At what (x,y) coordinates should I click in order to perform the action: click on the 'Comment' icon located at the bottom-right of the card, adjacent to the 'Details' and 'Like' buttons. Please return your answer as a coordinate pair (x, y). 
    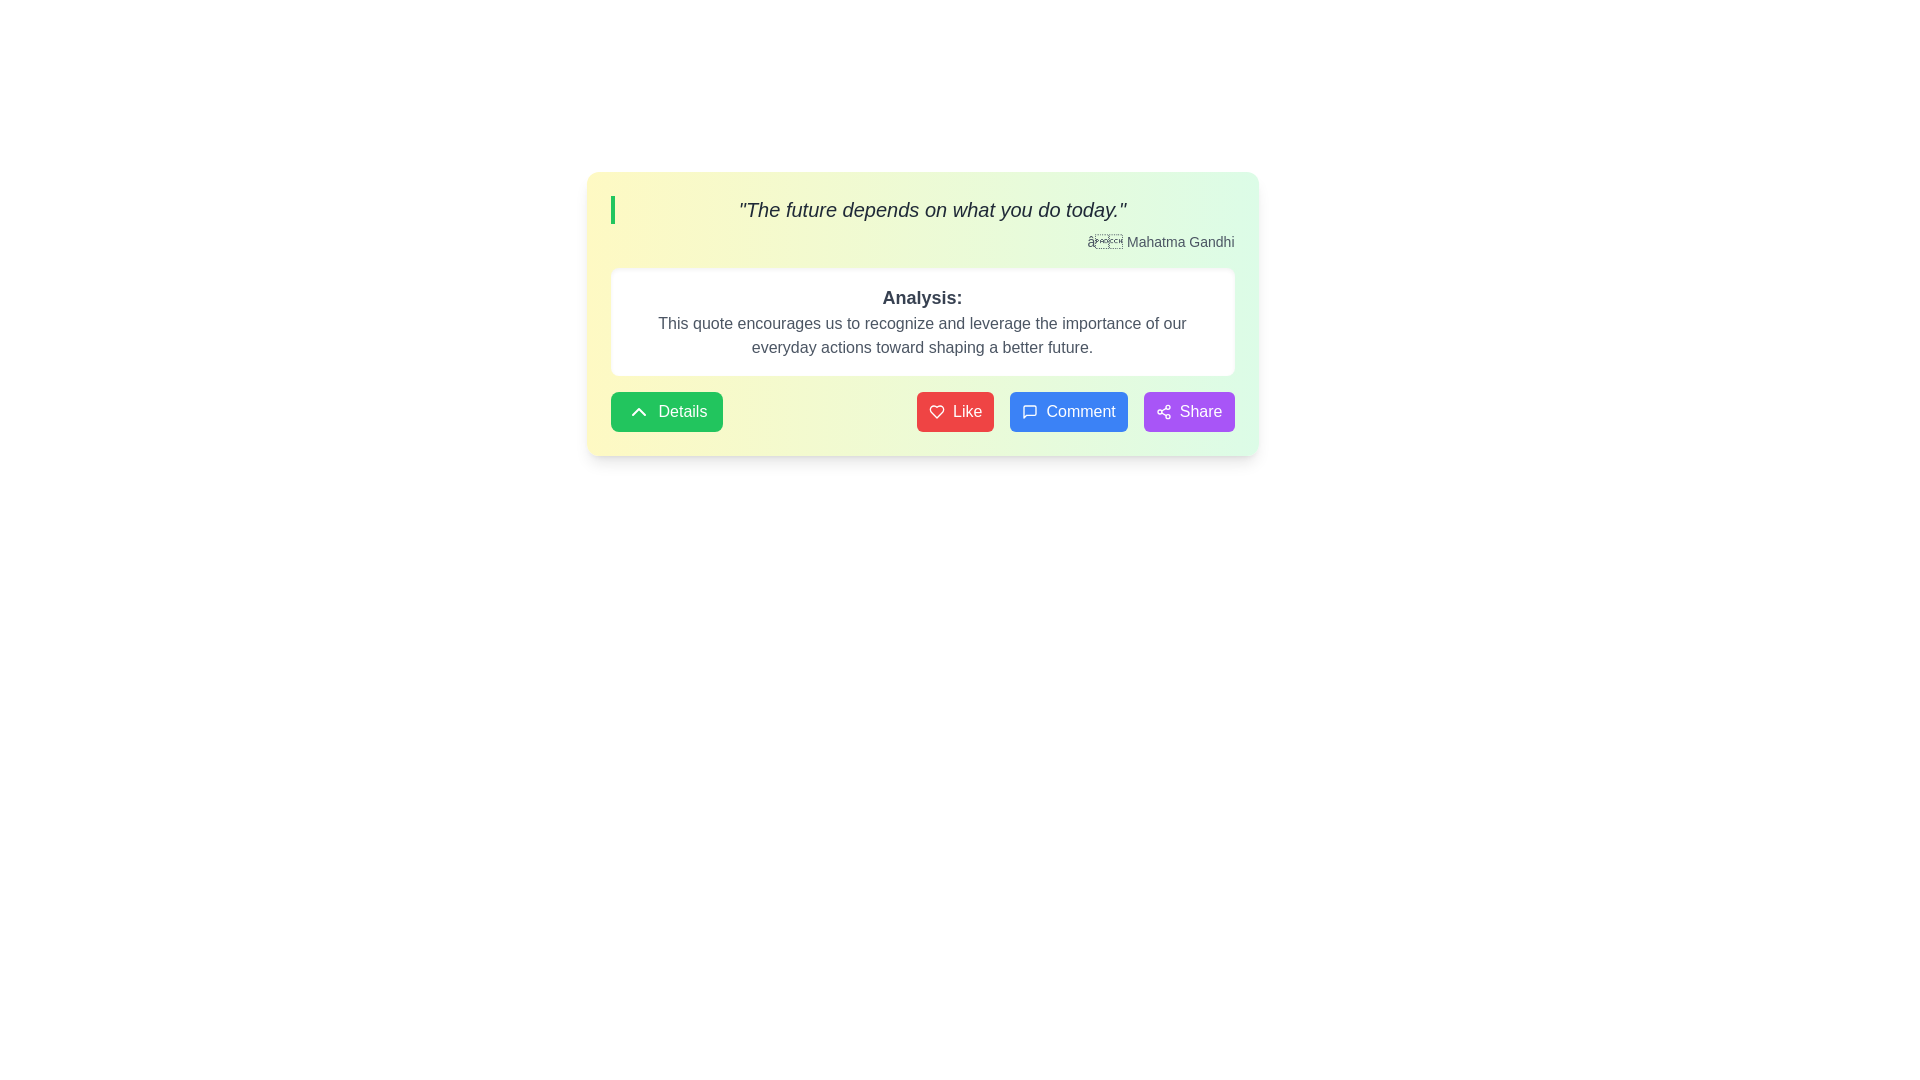
    Looking at the image, I should click on (1030, 411).